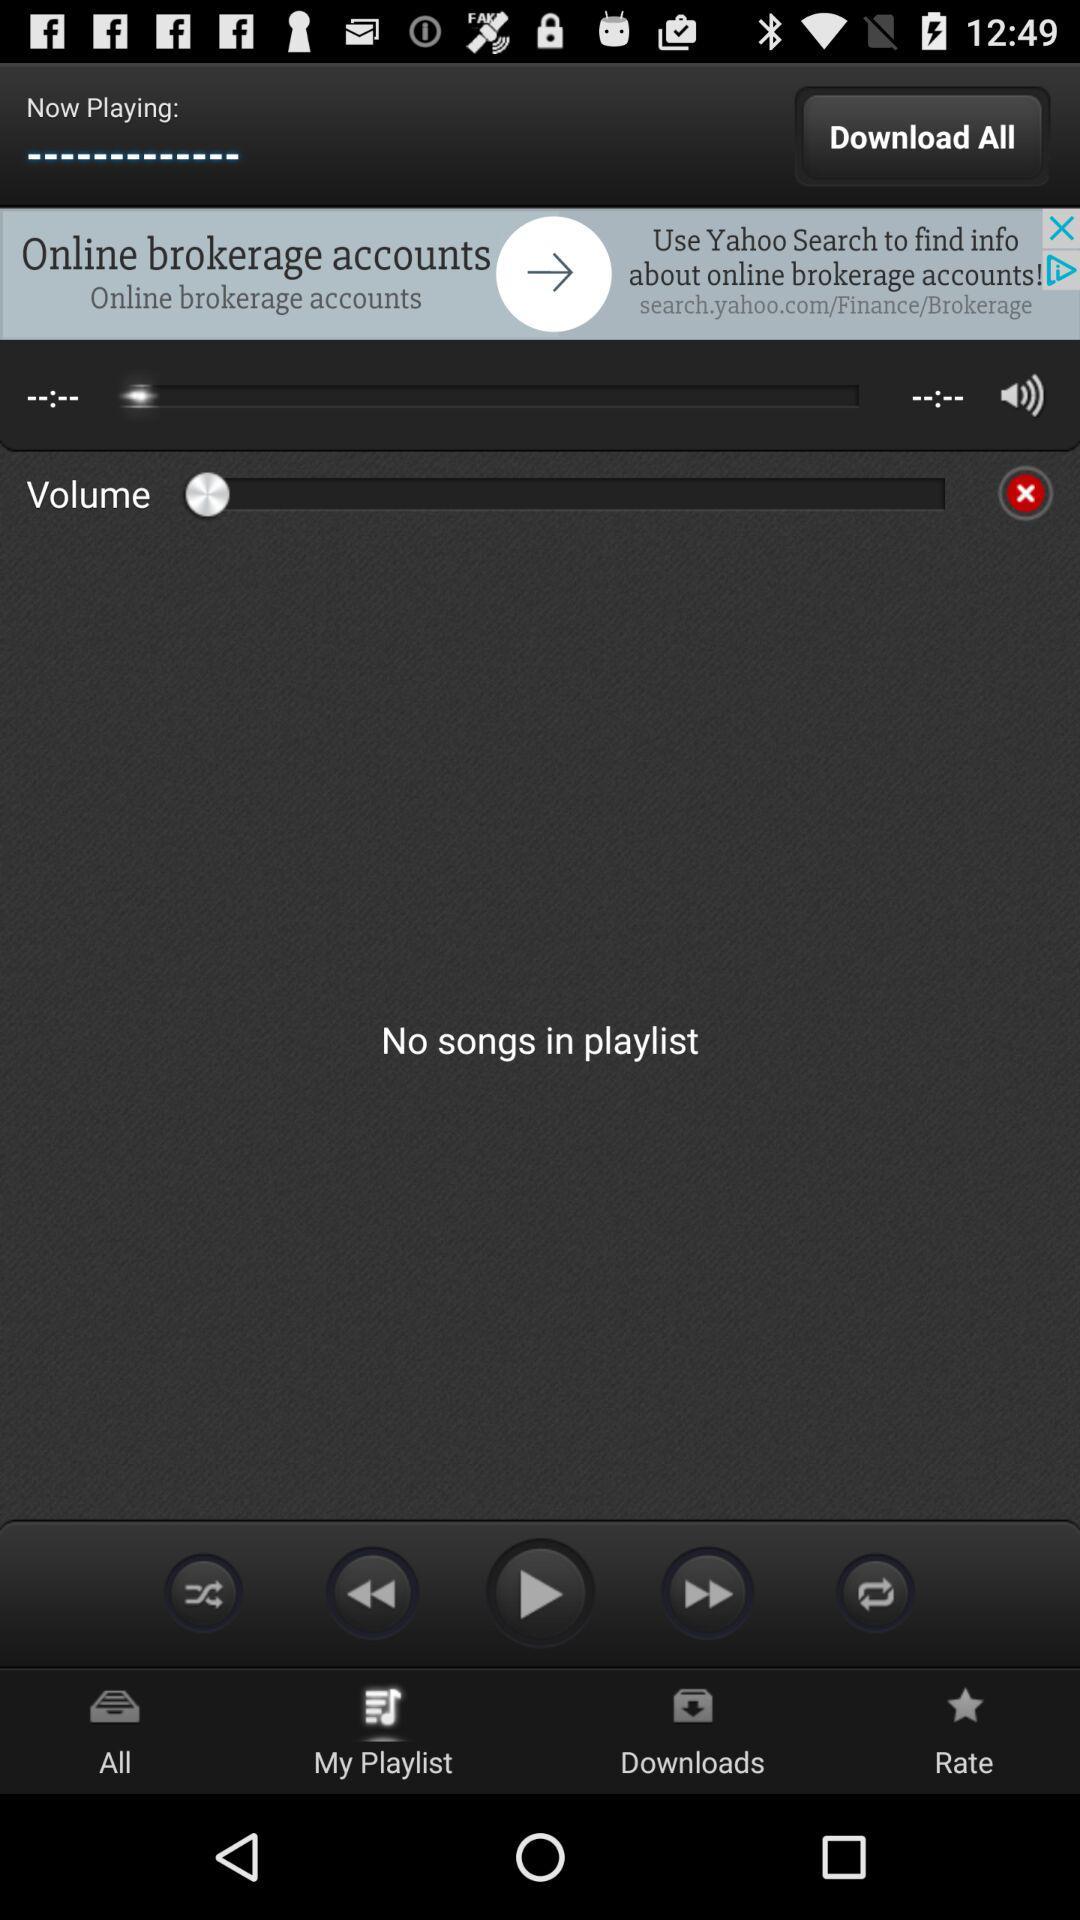 The width and height of the screenshot is (1080, 1920). Describe the element at coordinates (874, 1591) in the screenshot. I see `click on shuffle` at that location.